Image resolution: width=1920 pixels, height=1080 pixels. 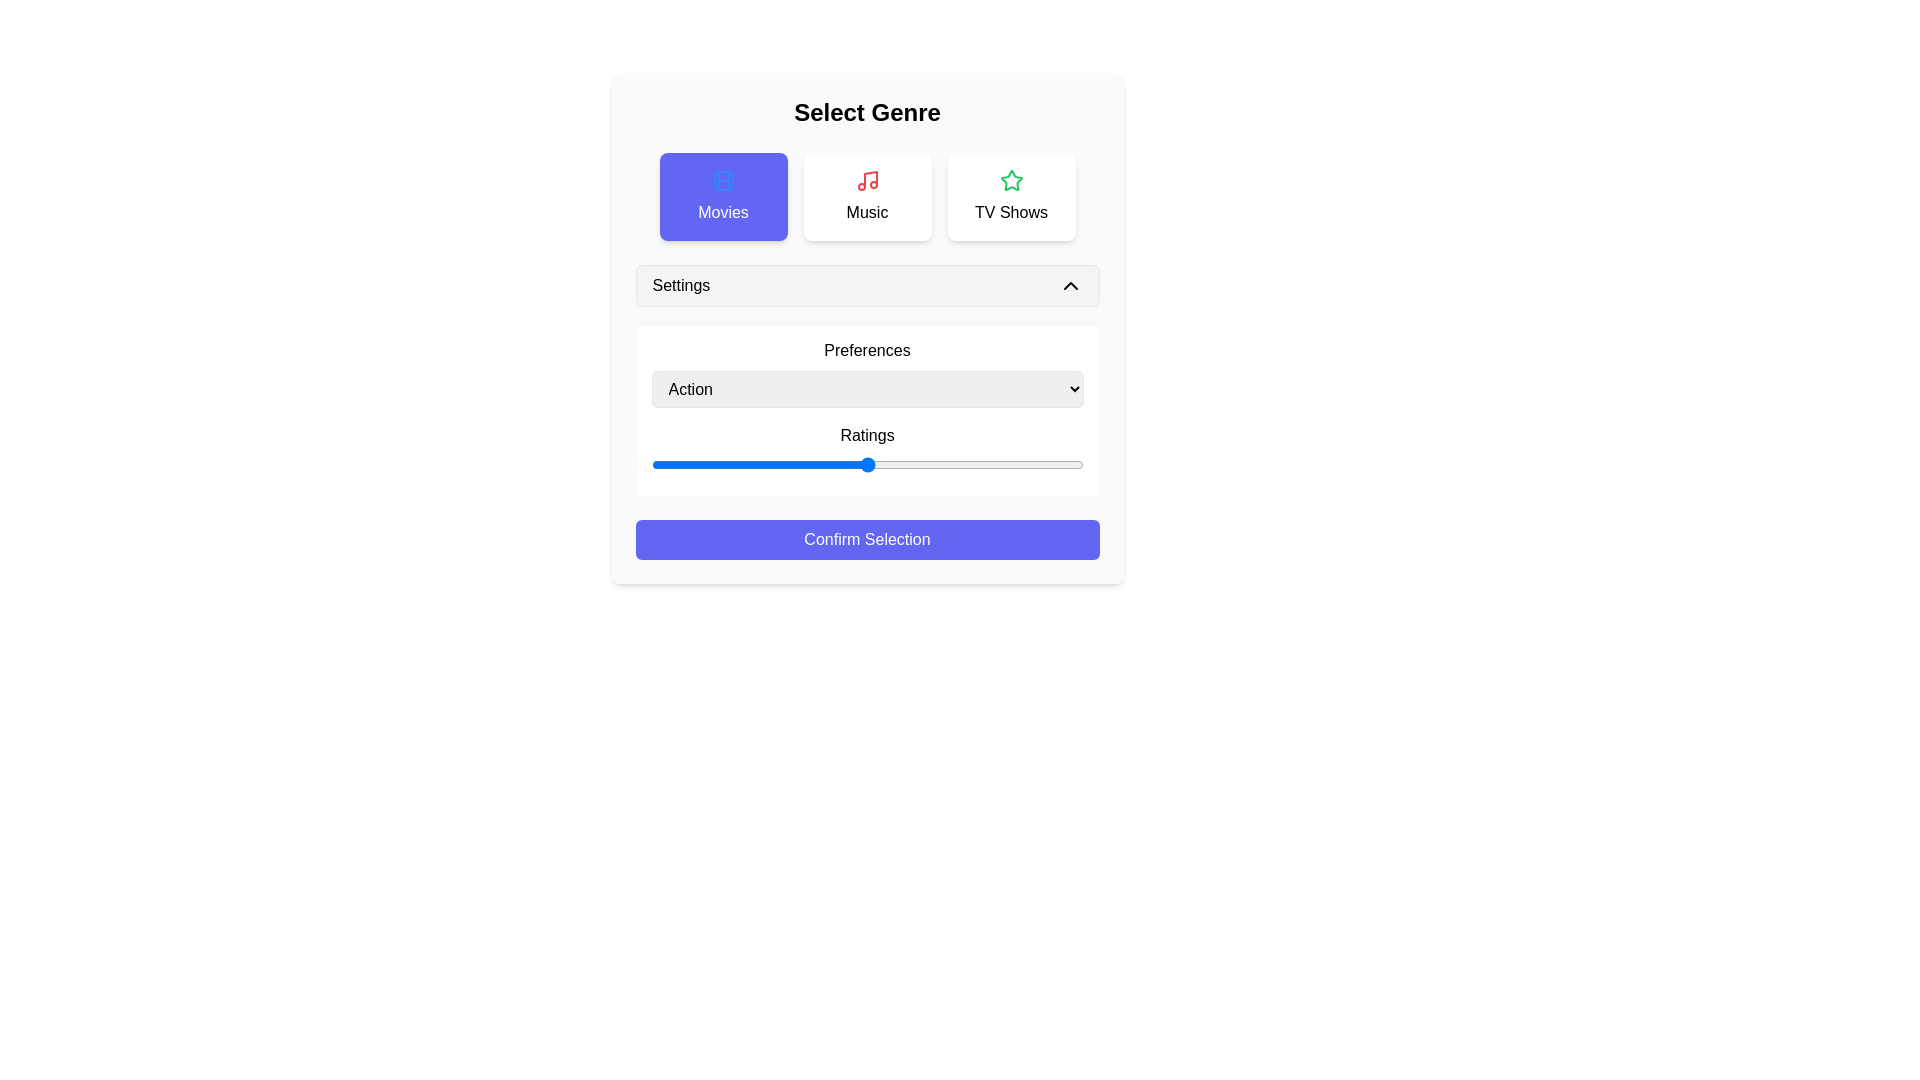 I want to click on the rating value, so click(x=858, y=465).